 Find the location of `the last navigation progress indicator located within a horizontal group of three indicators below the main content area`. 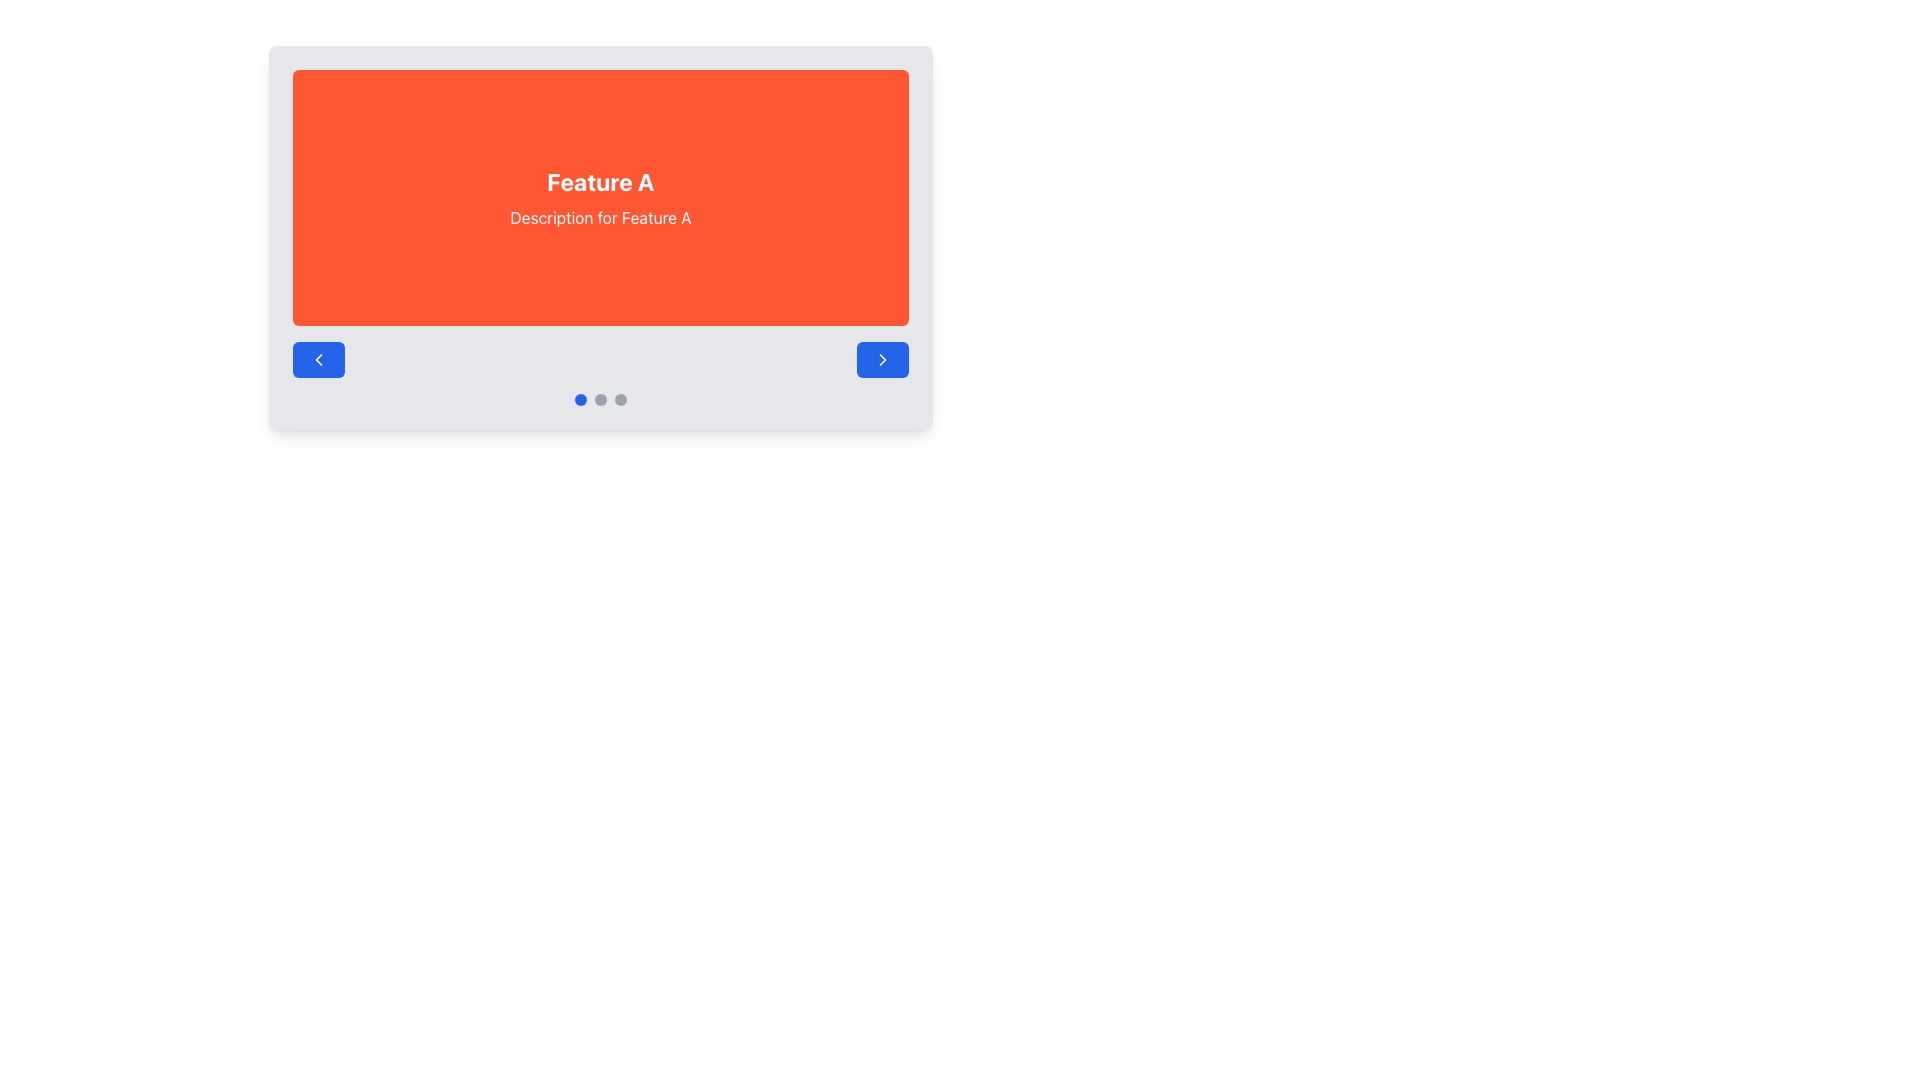

the last navigation progress indicator located within a horizontal group of three indicators below the main content area is located at coordinates (619, 400).